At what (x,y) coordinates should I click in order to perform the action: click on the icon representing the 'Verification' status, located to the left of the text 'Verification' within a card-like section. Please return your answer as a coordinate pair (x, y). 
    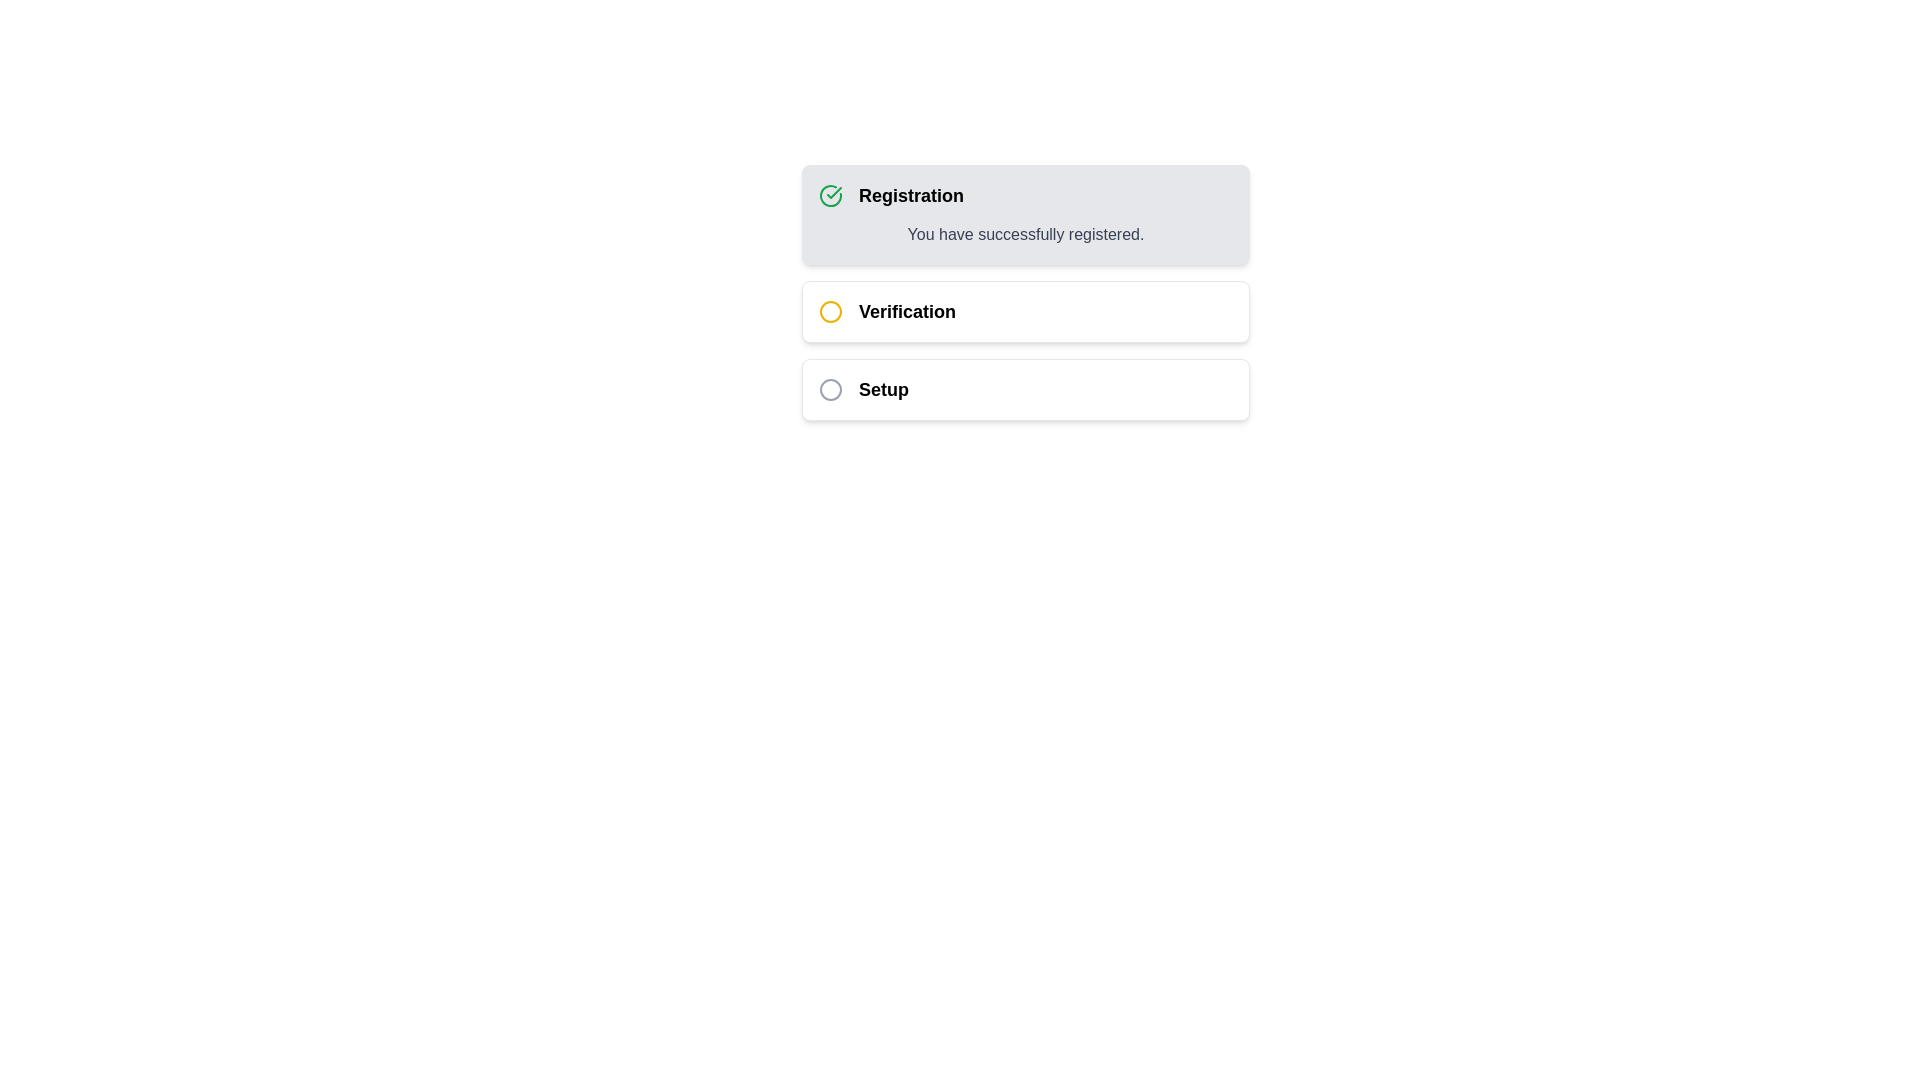
    Looking at the image, I should click on (830, 312).